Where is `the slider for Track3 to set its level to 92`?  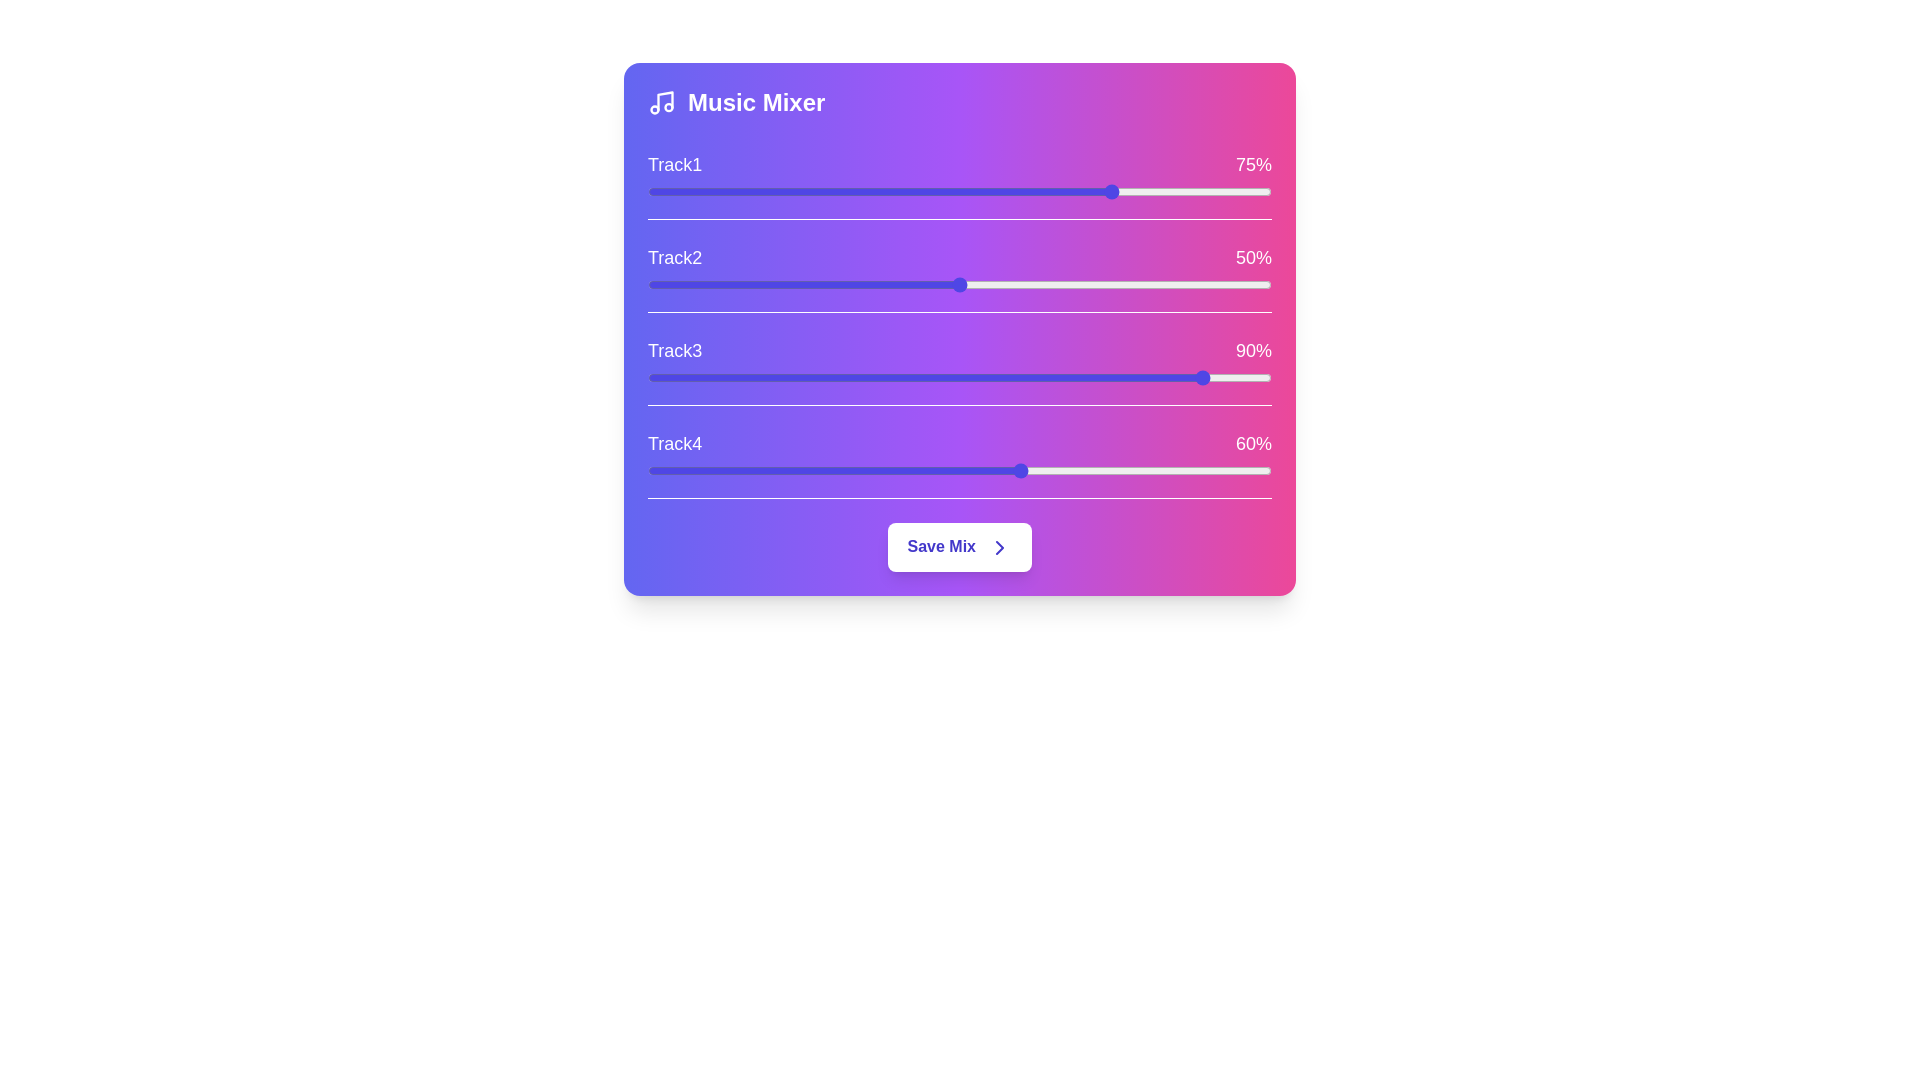
the slider for Track3 to set its level to 92 is located at coordinates (1221, 378).